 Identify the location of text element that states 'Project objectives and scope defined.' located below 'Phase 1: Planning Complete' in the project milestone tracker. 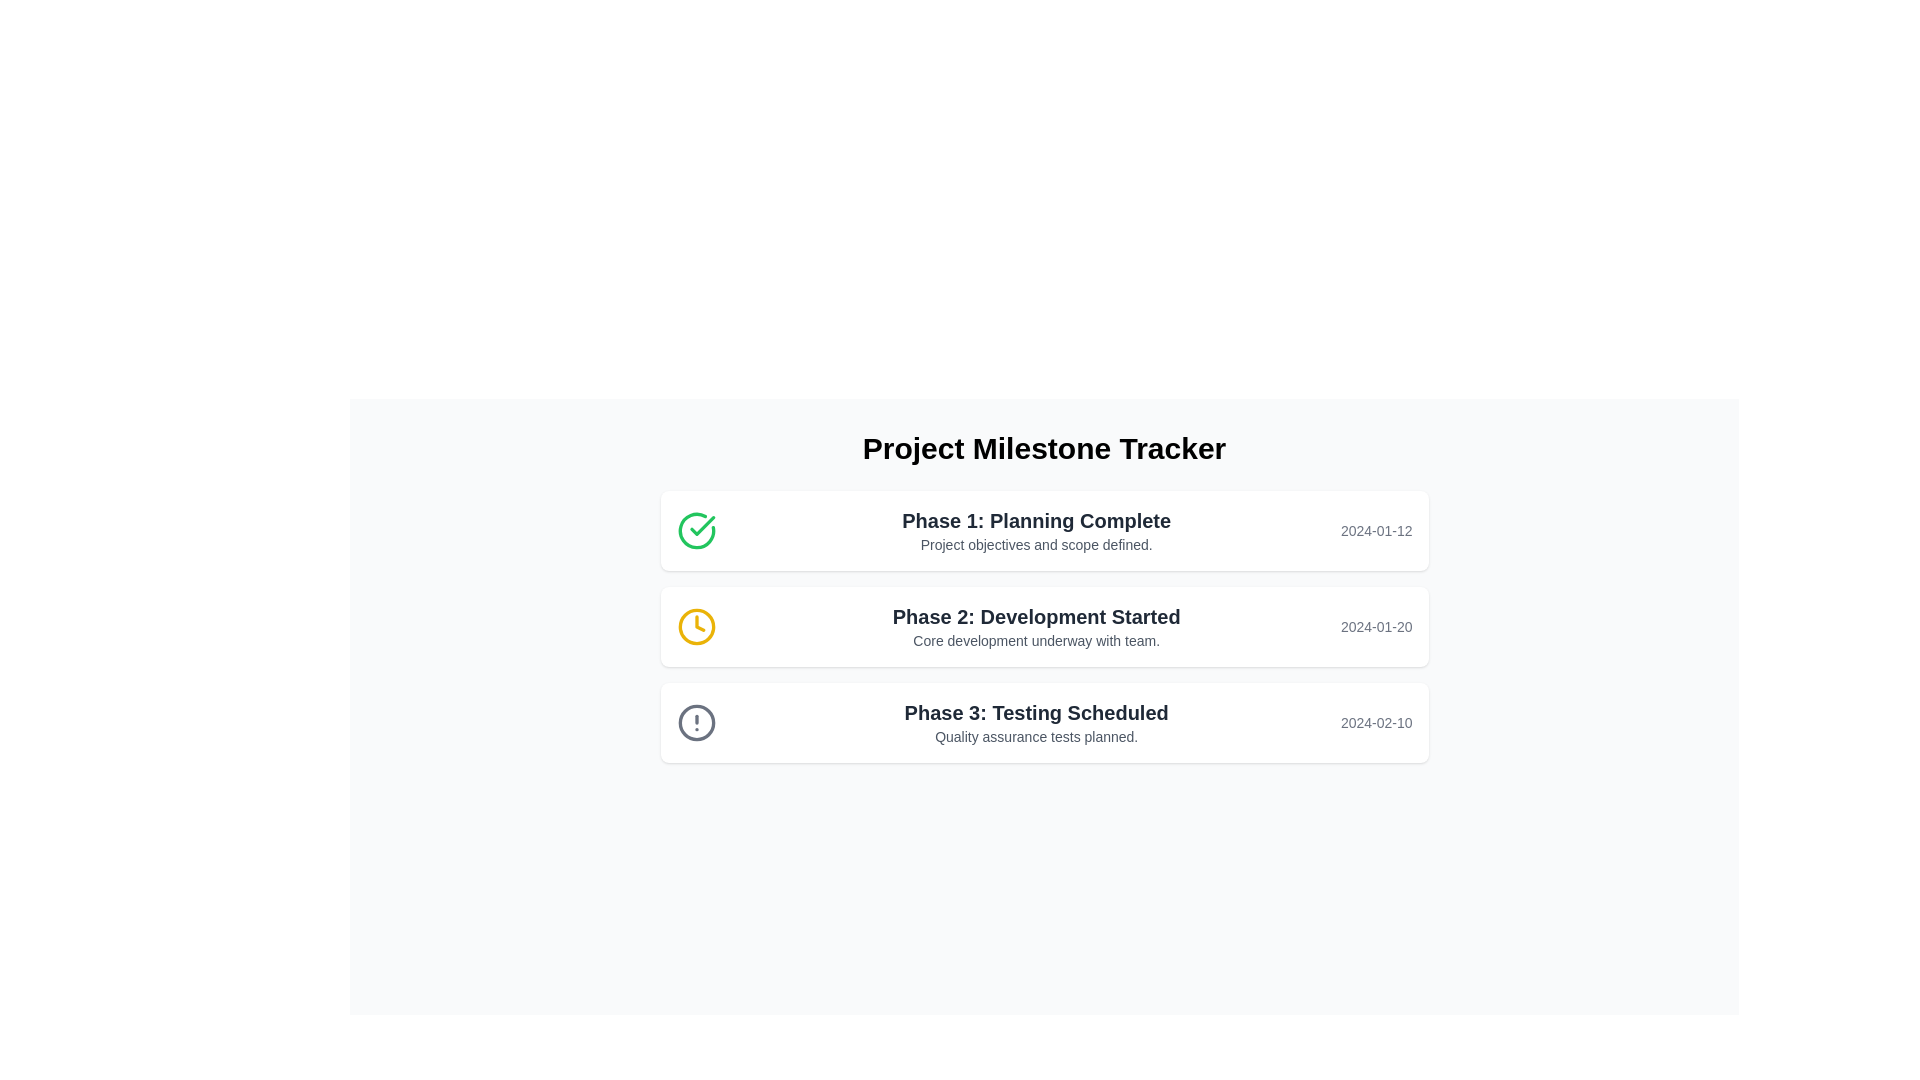
(1036, 544).